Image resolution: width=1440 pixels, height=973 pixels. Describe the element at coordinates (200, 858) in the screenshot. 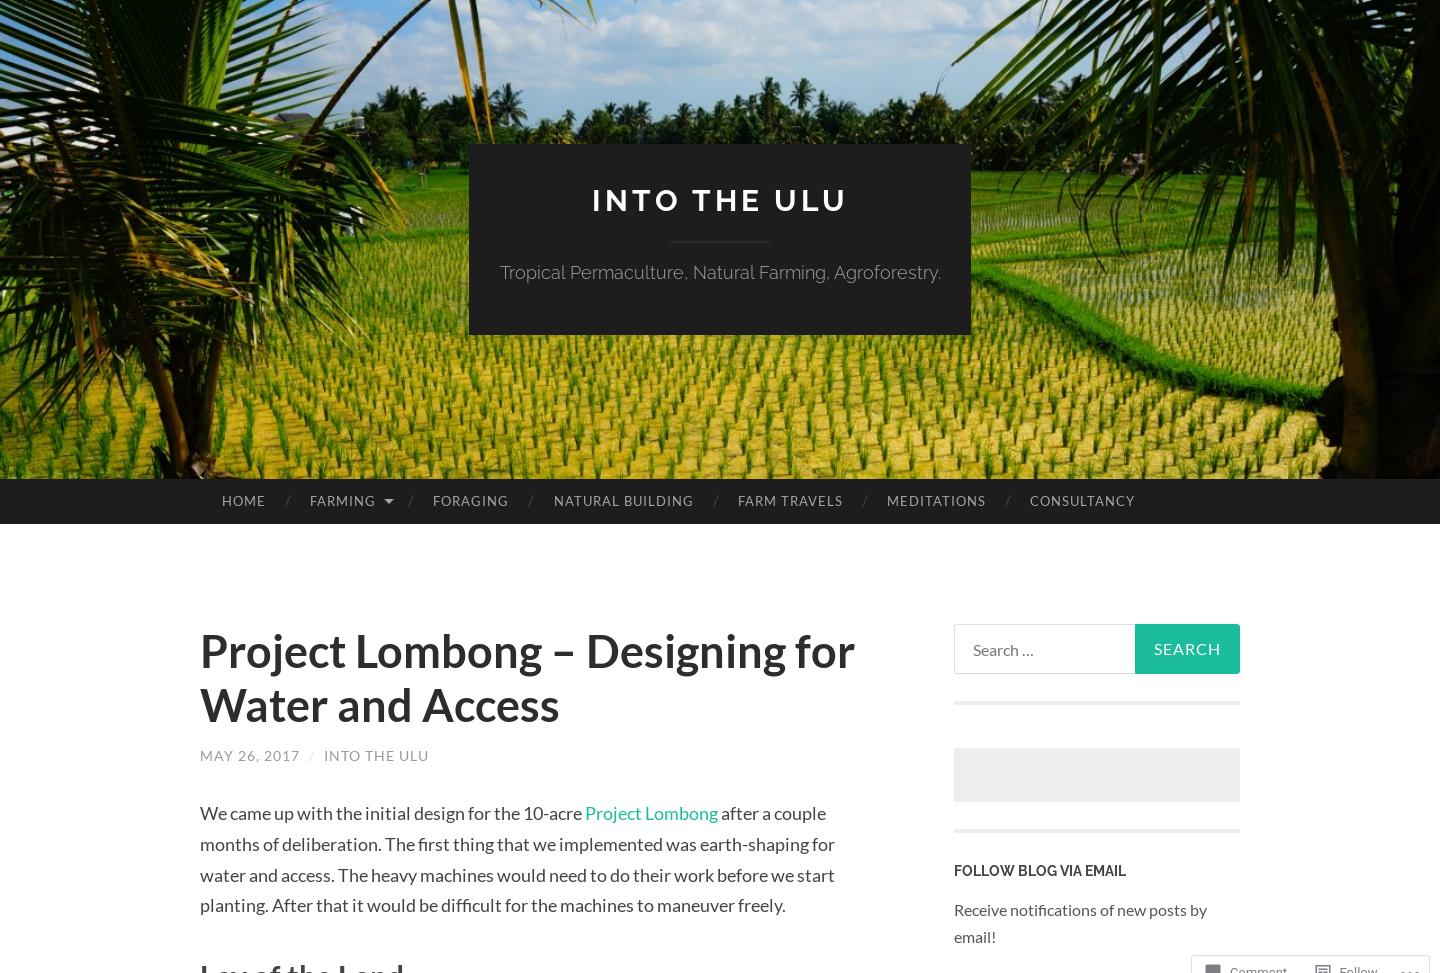

I see `'after a couple months of deliberation. The first thing that we implemented was earth-shaping for water and access. The heavy machines would need to do their work before we start planting. After that it would be difficult for the machines to maneuver freely.'` at that location.